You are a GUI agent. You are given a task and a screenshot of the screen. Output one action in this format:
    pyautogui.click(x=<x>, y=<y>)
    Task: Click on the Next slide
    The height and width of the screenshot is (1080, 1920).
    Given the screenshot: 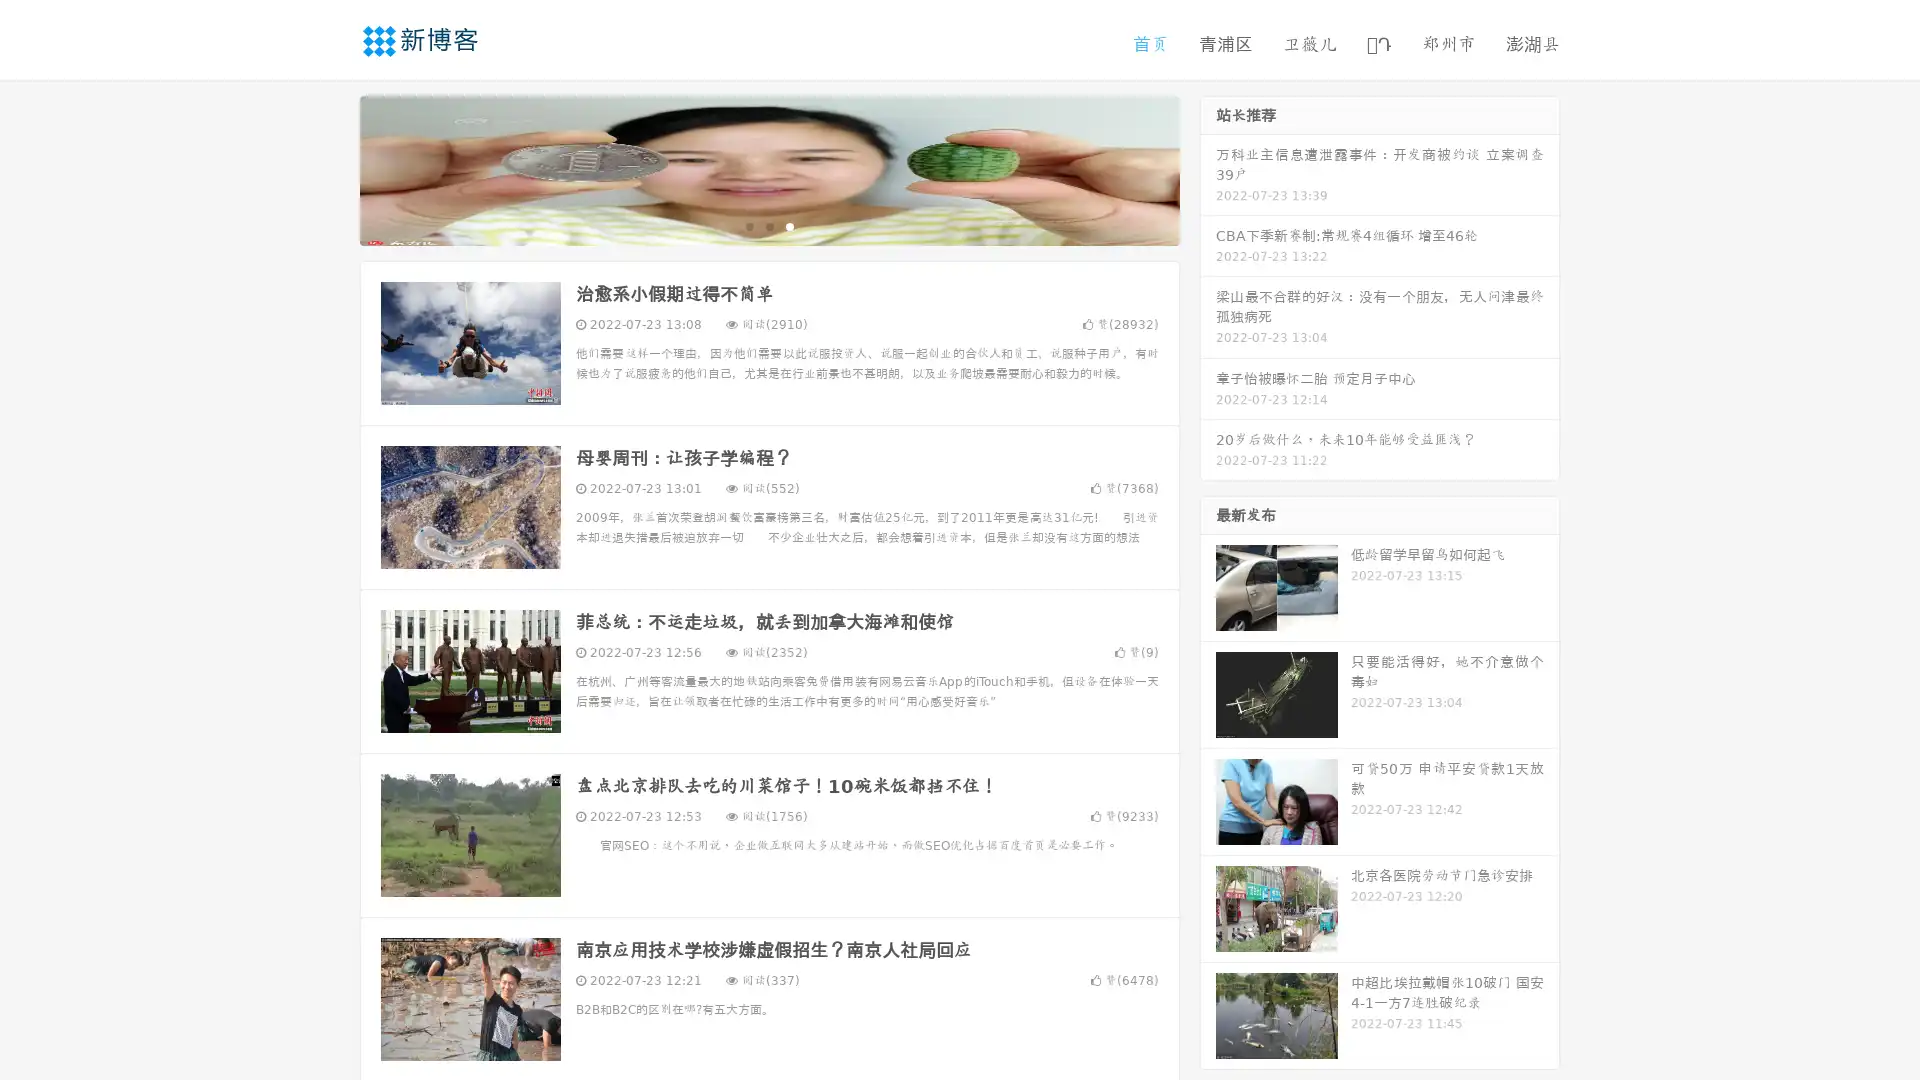 What is the action you would take?
    pyautogui.click(x=1208, y=168)
    